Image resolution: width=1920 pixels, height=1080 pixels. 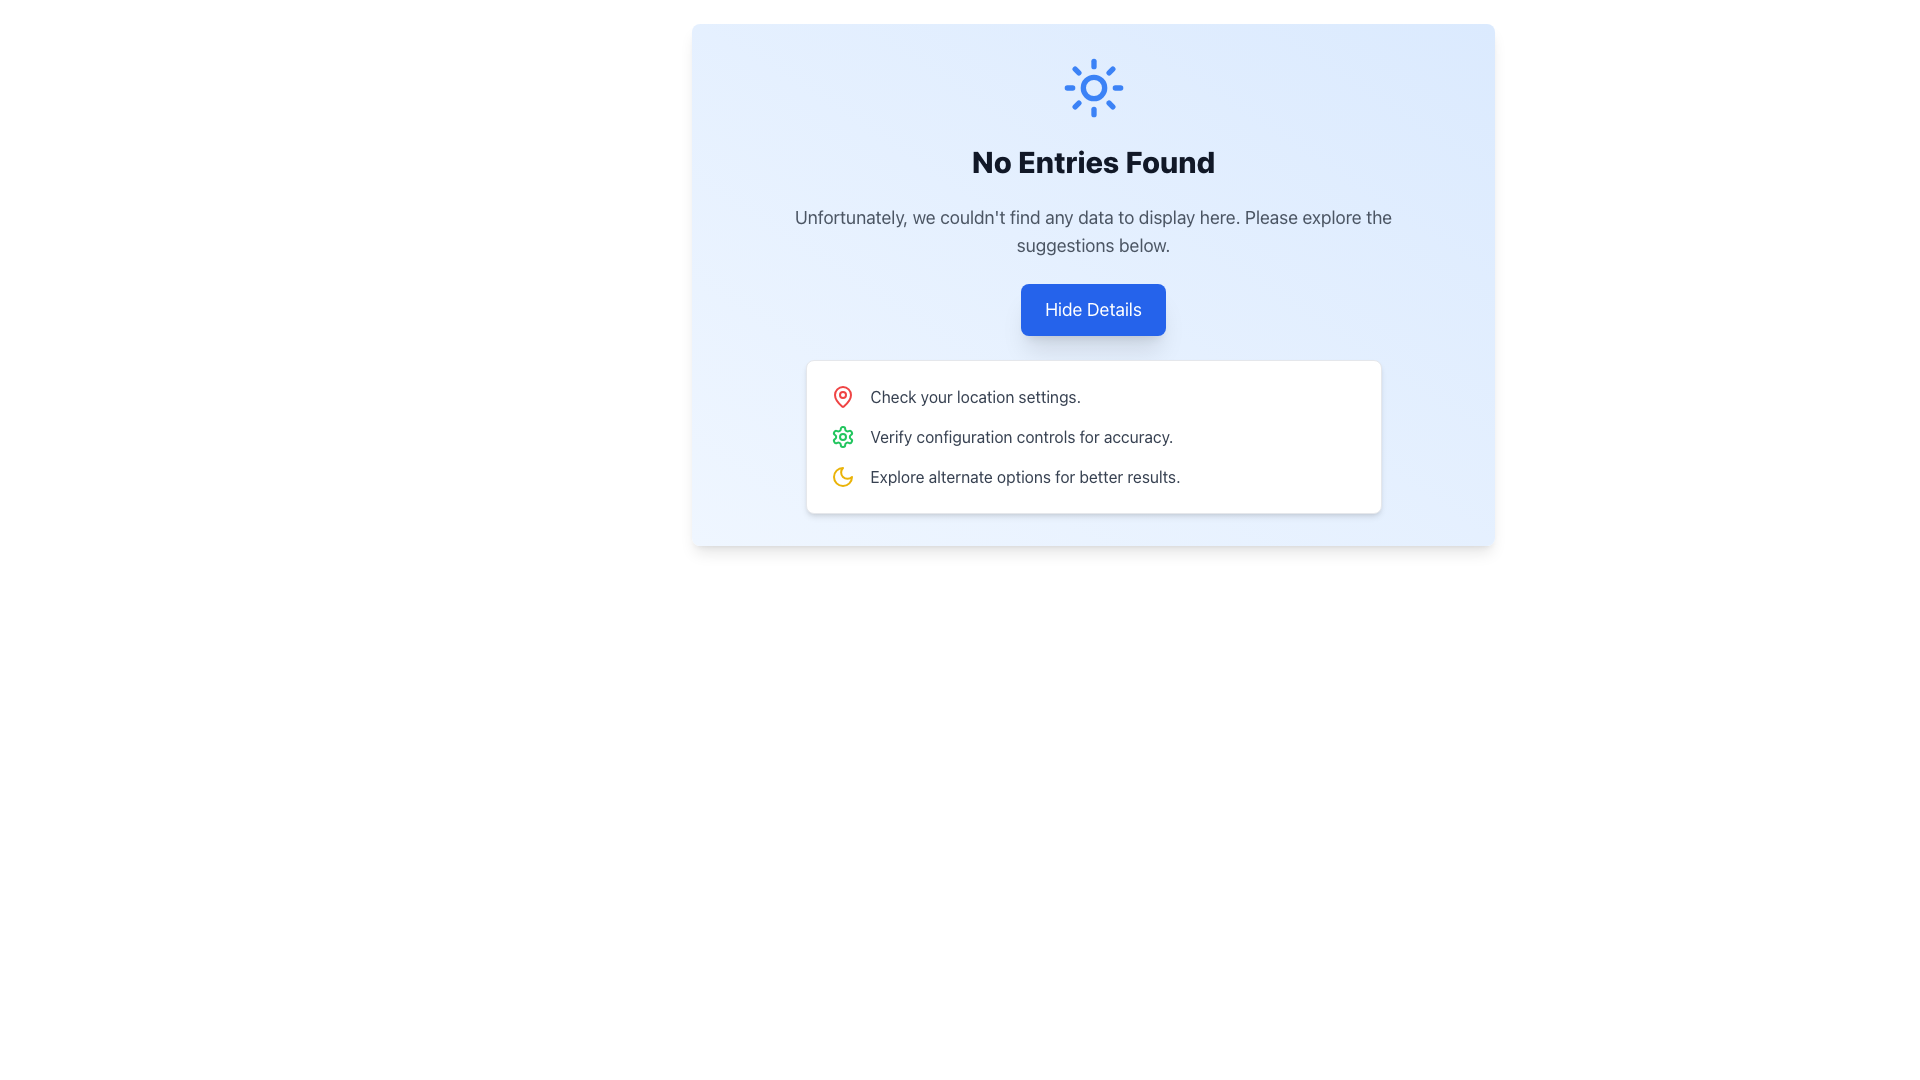 What do you see at coordinates (1025, 477) in the screenshot?
I see `the text label displaying 'Explore alternate options for better results.' to possibly see further details` at bounding box center [1025, 477].